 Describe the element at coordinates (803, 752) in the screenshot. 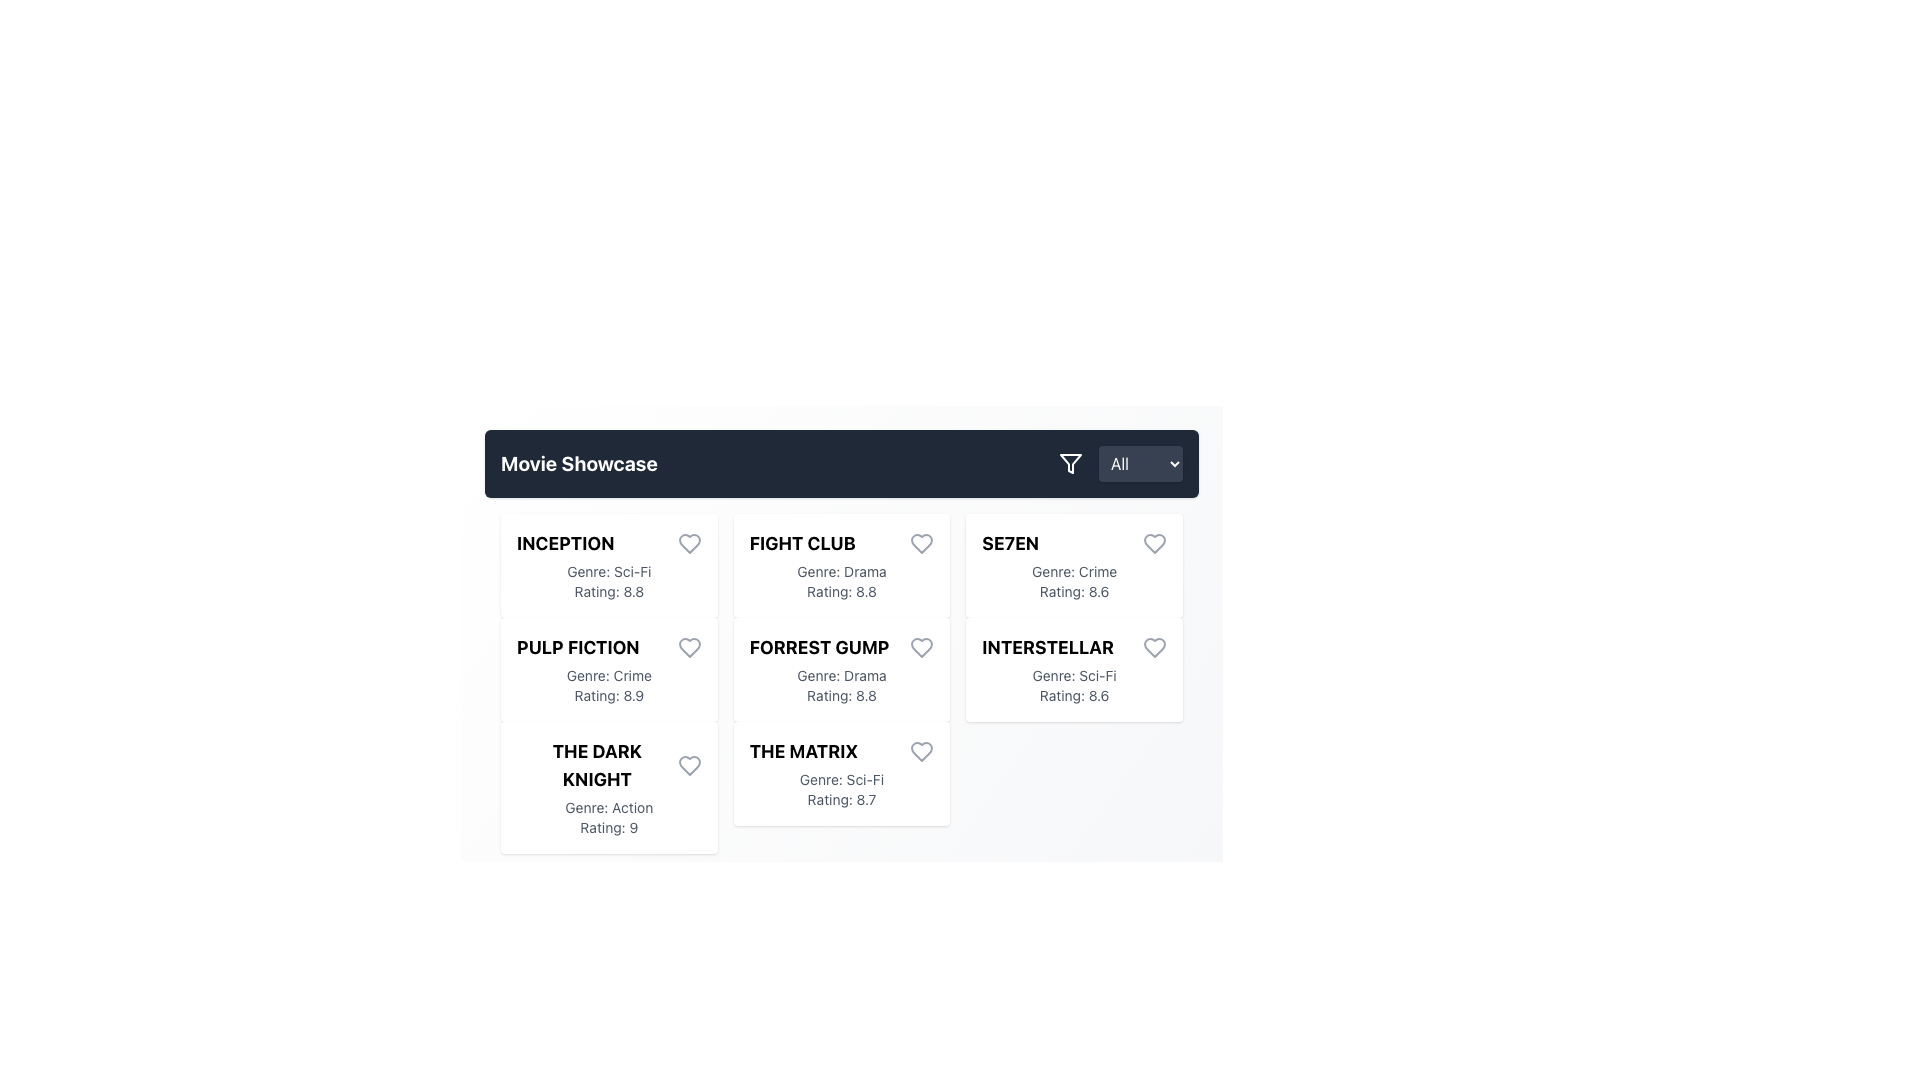

I see `the bold text label titled 'THE MATRIX'` at that location.